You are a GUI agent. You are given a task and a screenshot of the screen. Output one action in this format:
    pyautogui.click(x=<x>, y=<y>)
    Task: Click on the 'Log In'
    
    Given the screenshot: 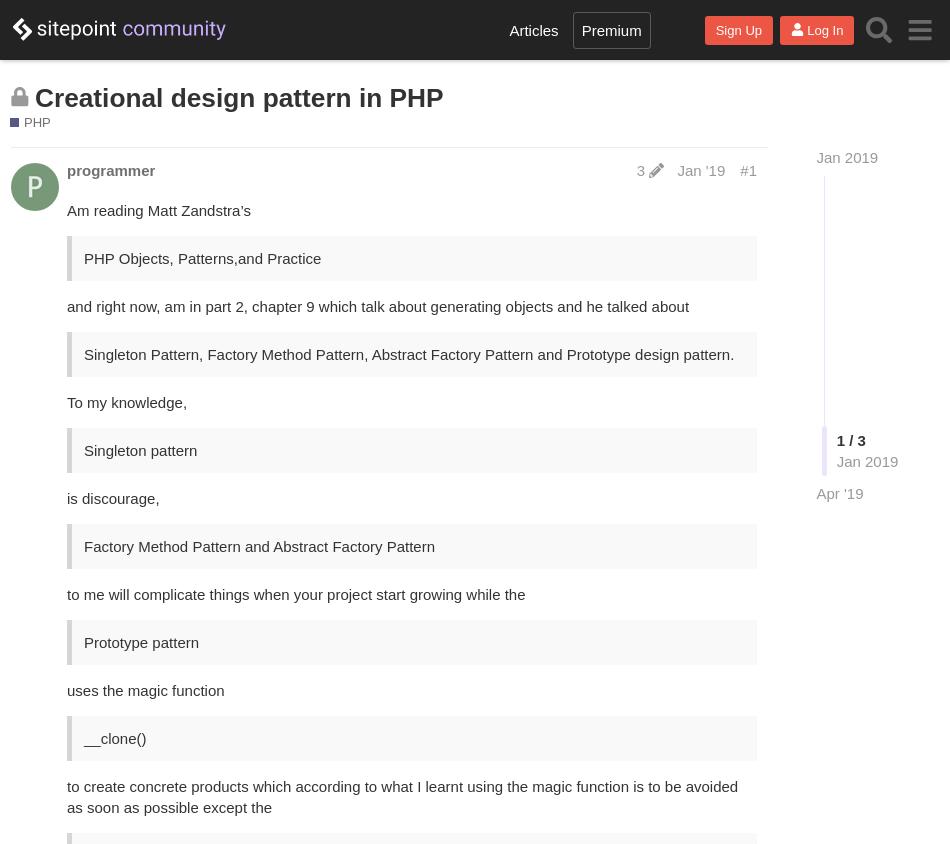 What is the action you would take?
    pyautogui.click(x=823, y=28)
    